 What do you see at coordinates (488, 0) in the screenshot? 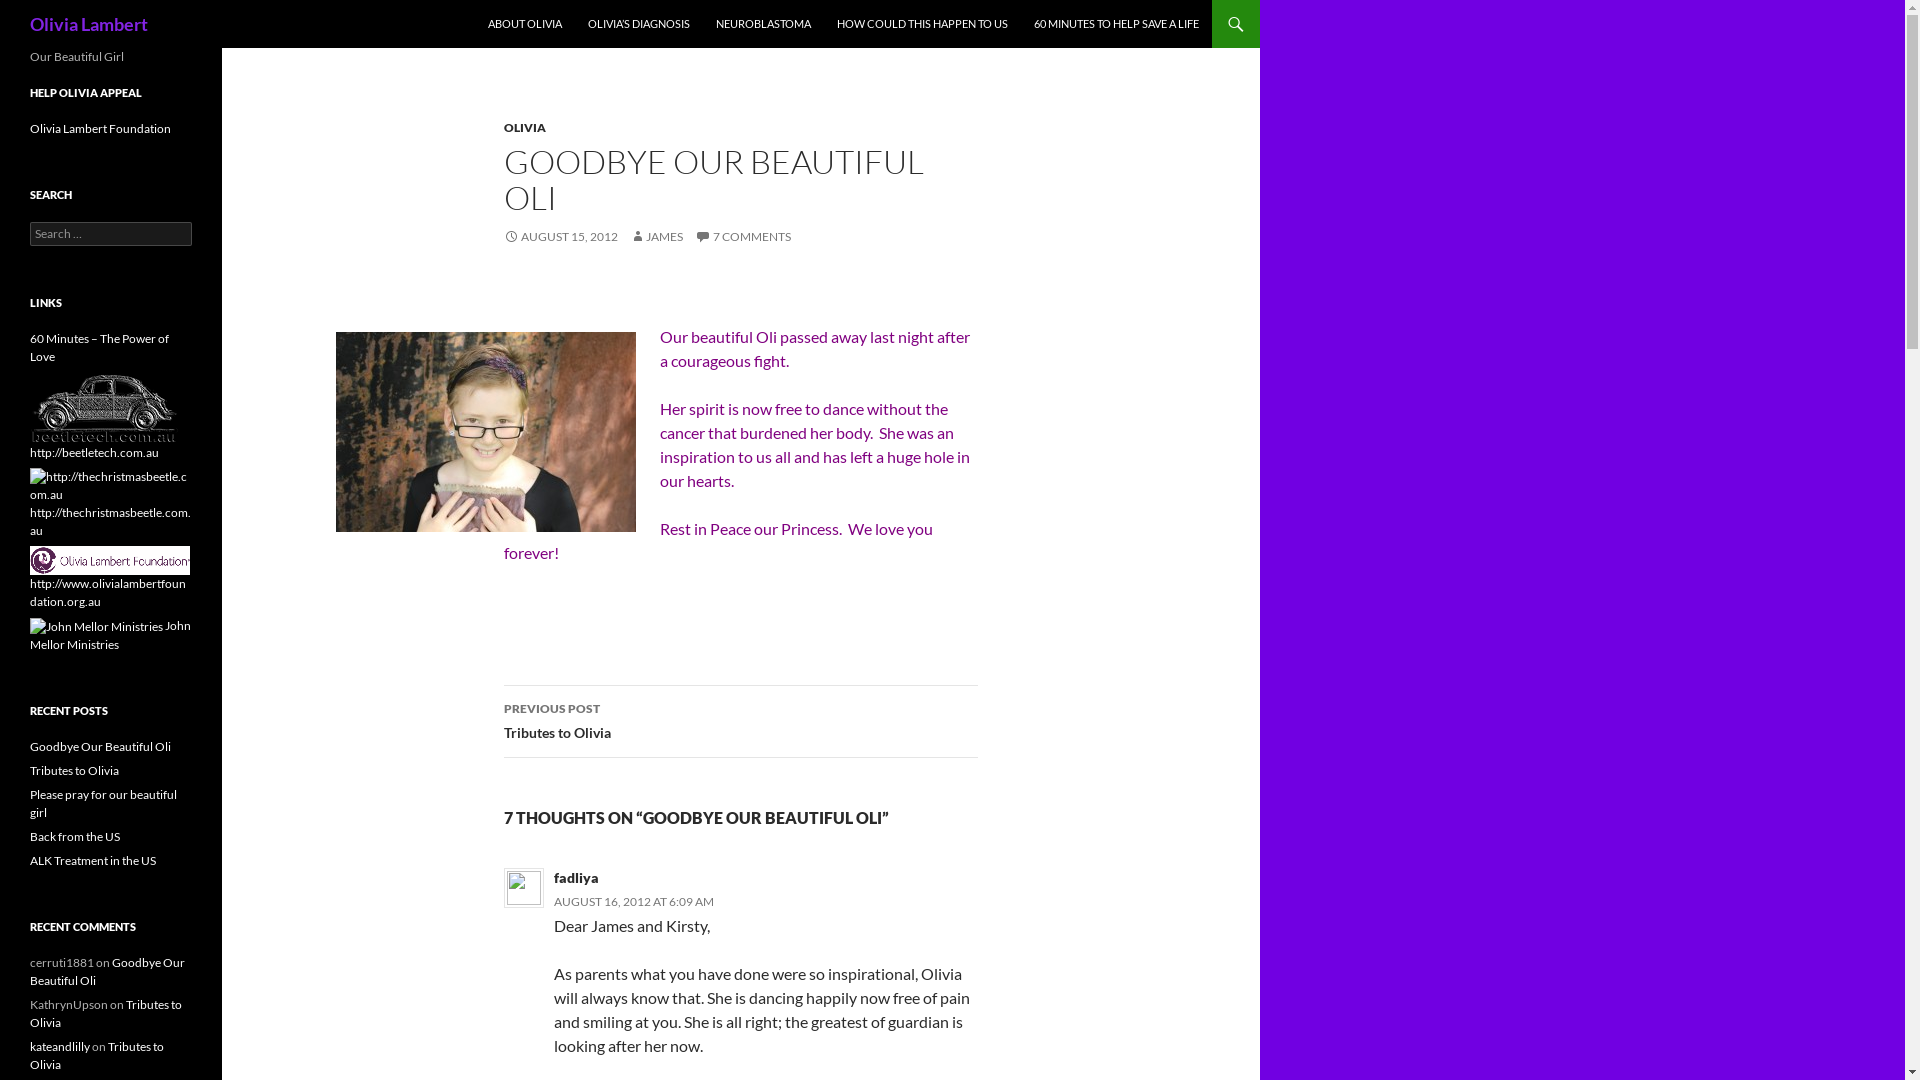
I see `'SKIP TO CONTENT'` at bounding box center [488, 0].